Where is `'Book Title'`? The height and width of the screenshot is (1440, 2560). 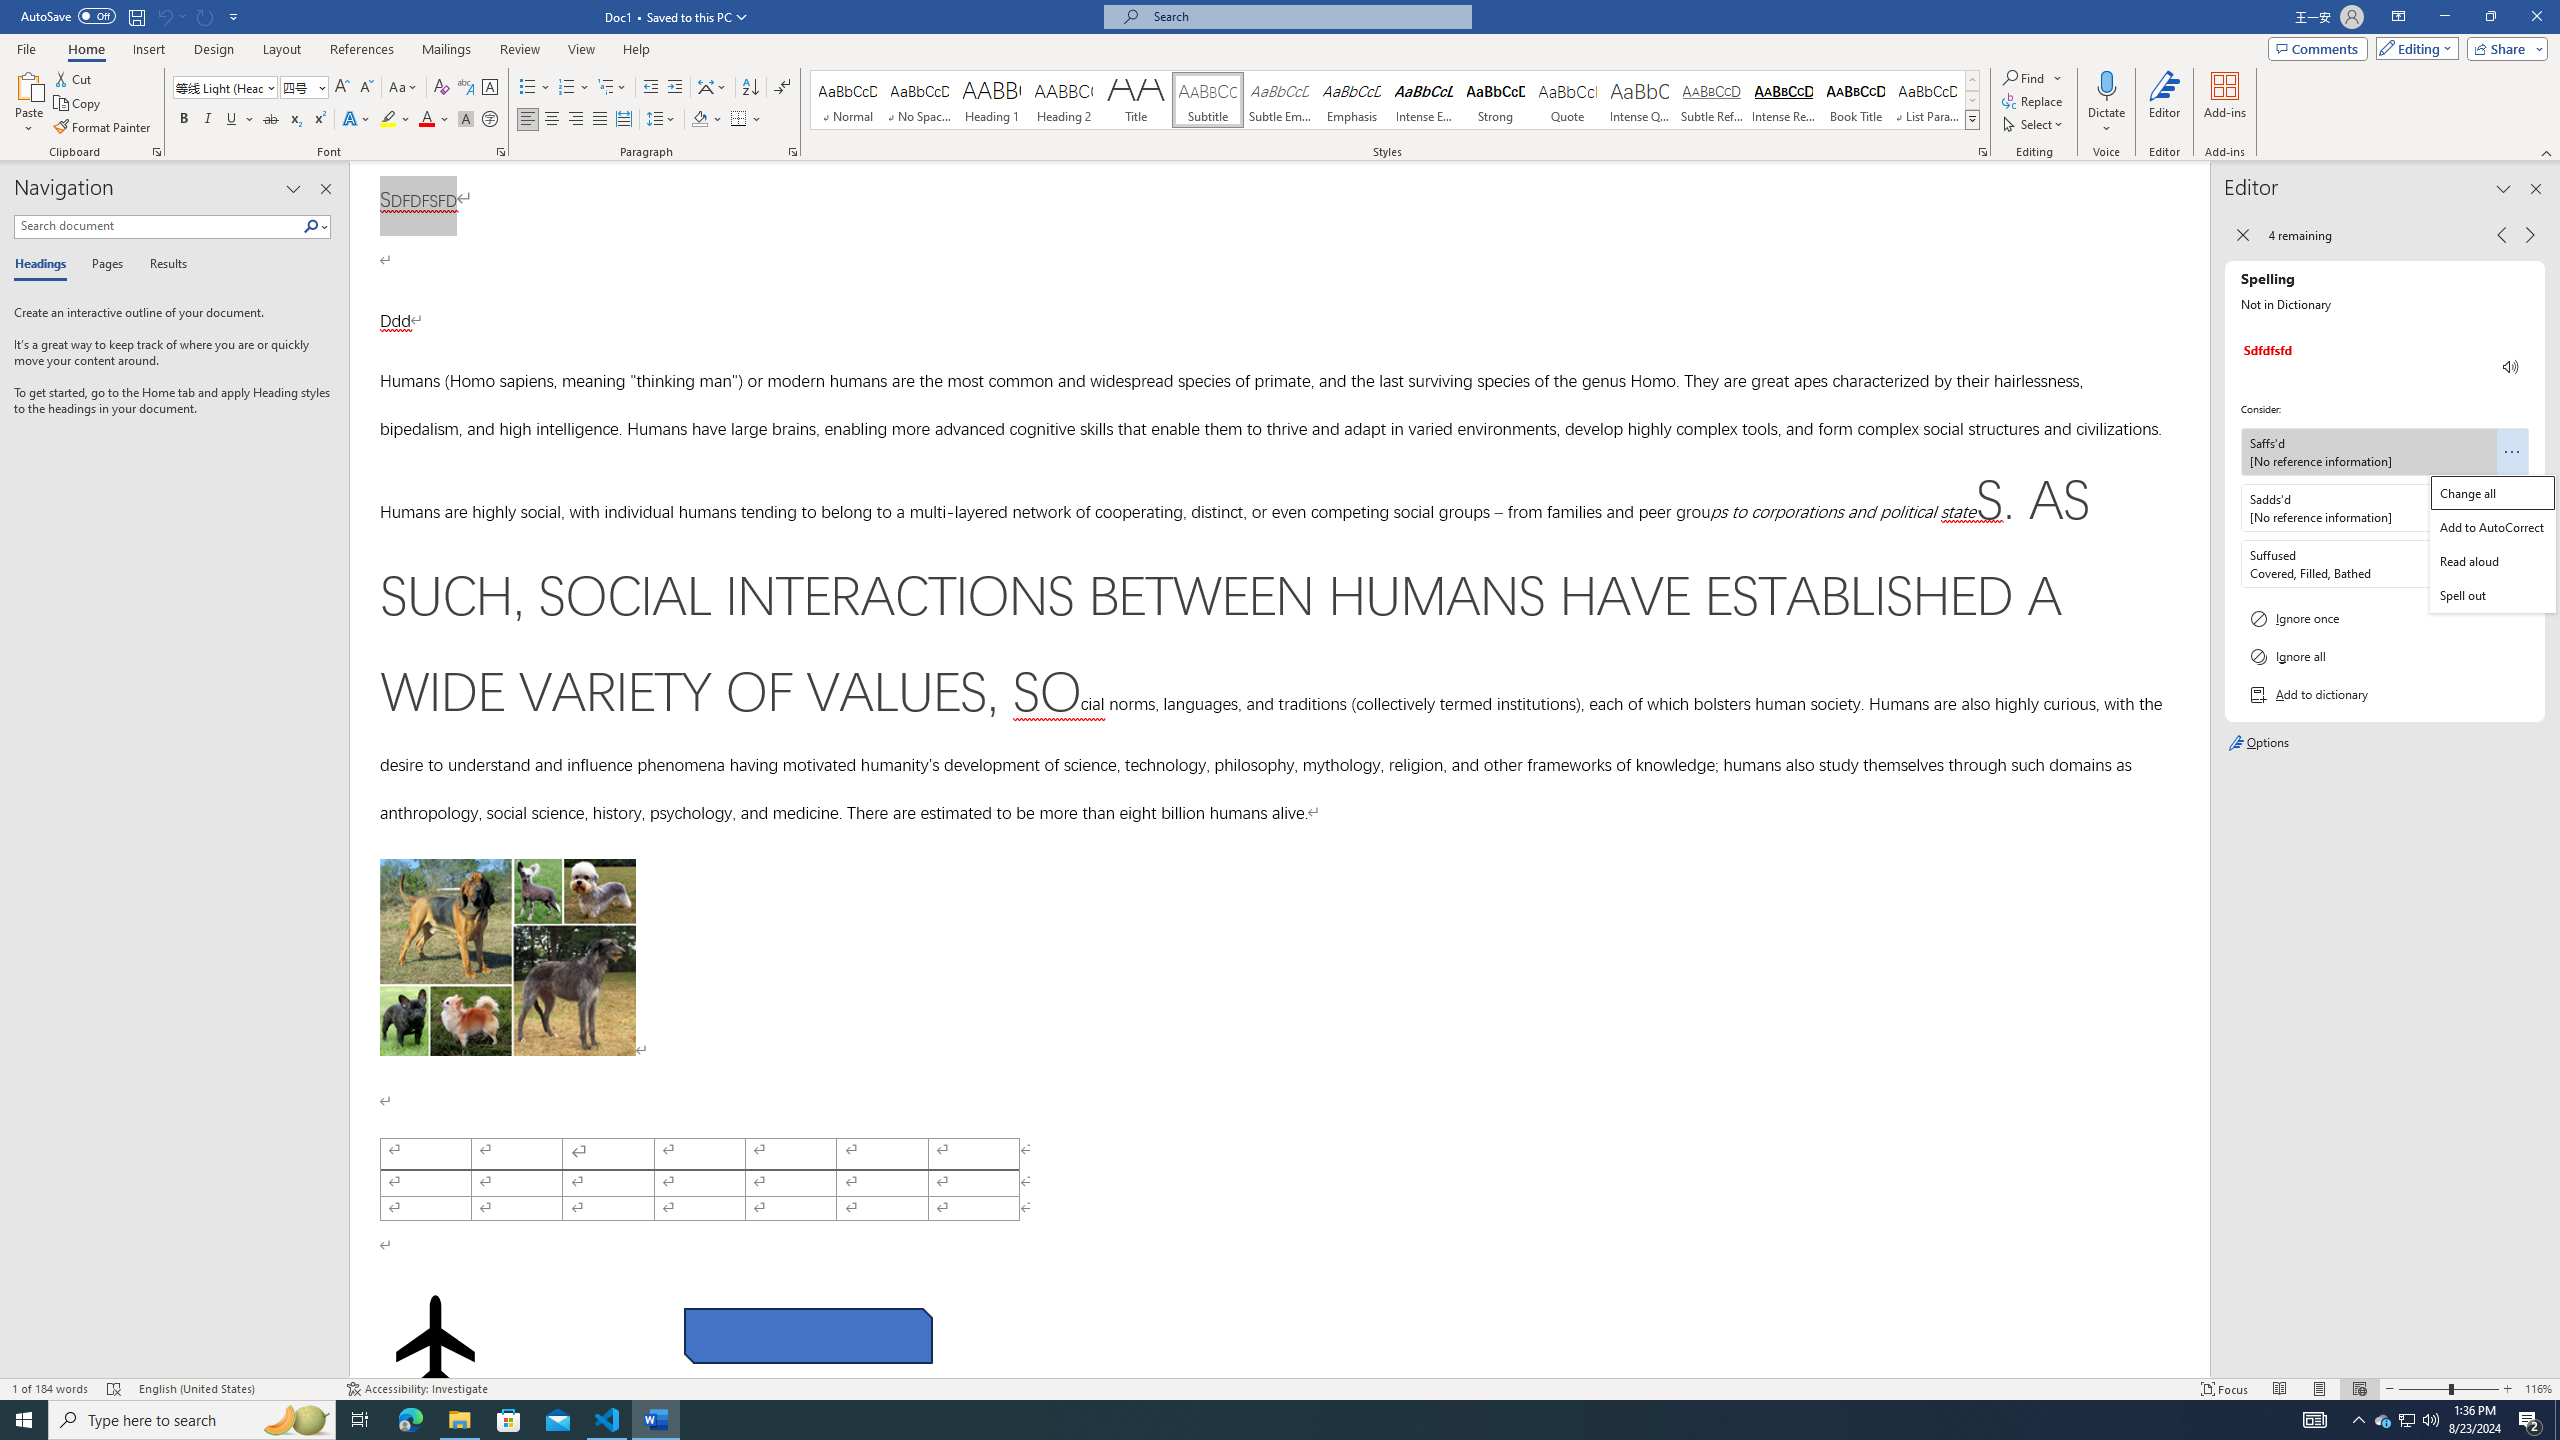
'Book Title' is located at coordinates (1855, 99).